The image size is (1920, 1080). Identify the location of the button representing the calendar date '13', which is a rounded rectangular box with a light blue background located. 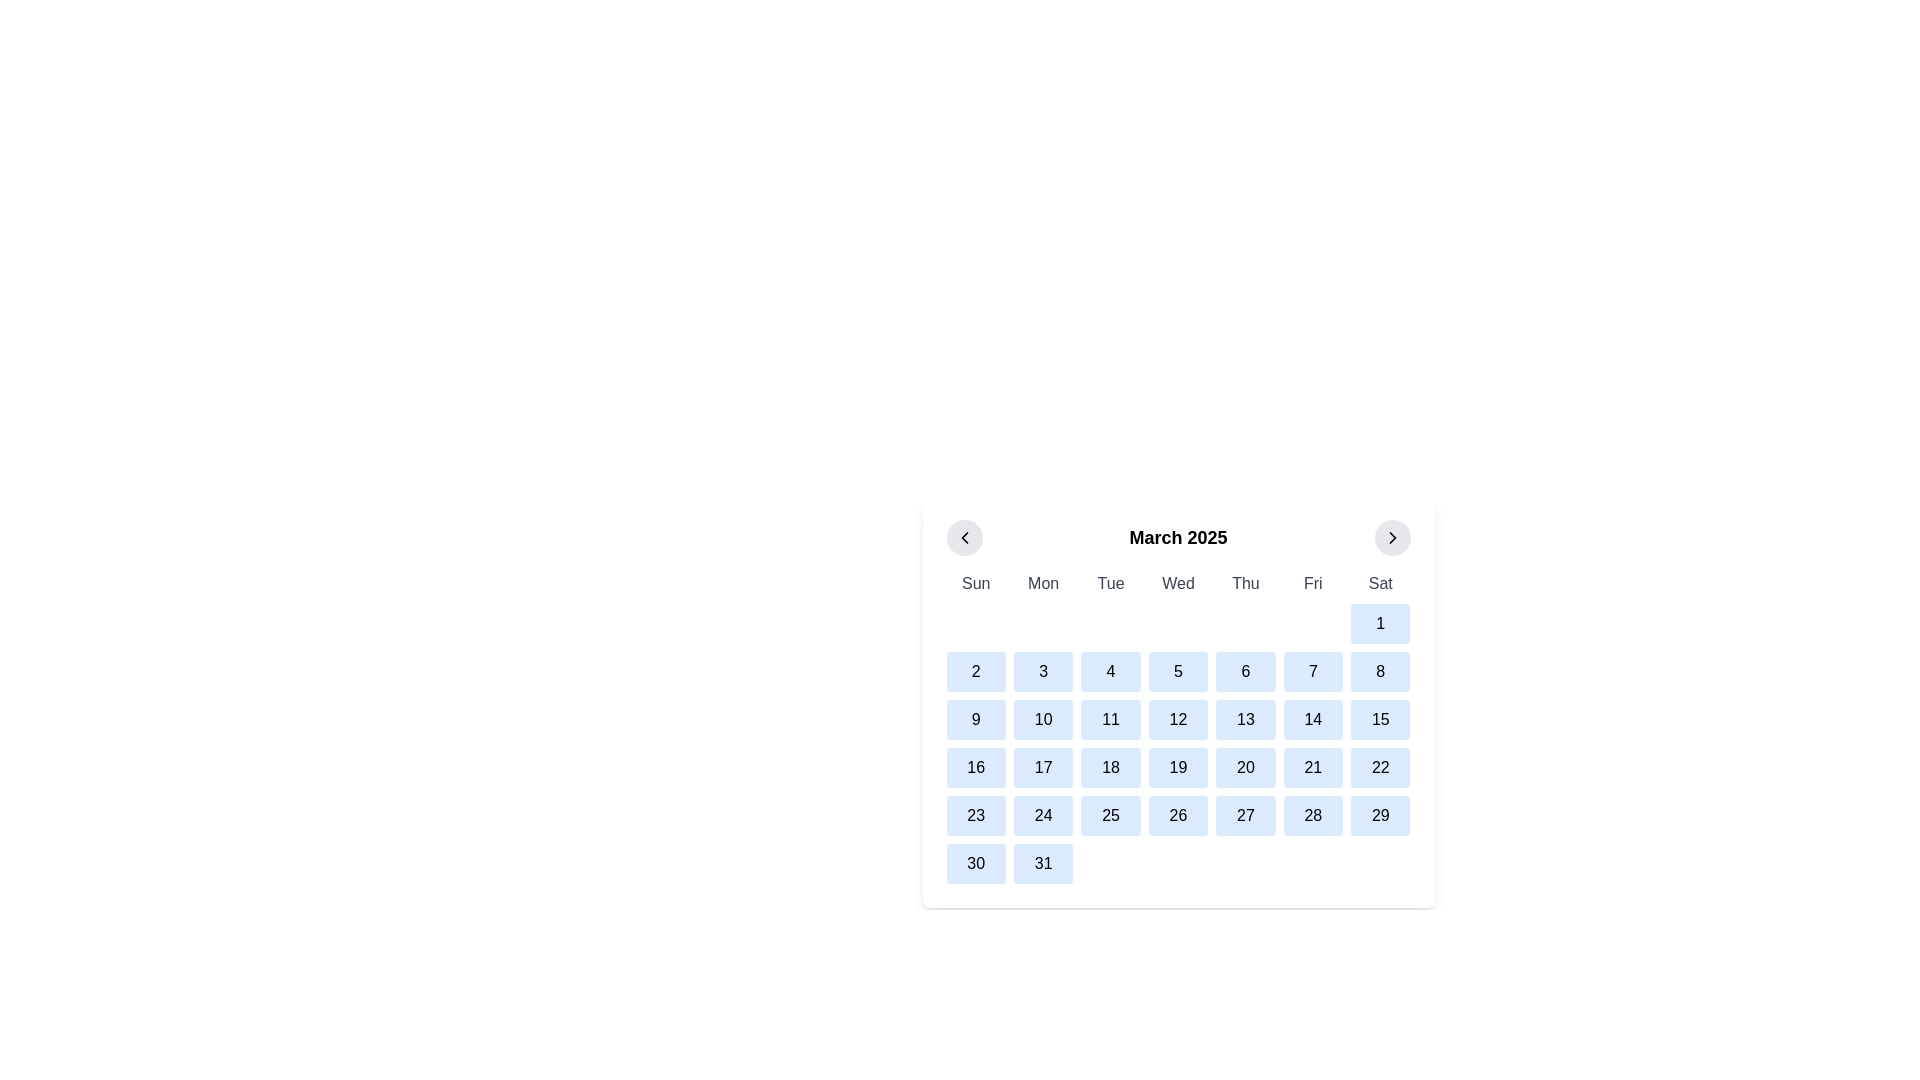
(1244, 720).